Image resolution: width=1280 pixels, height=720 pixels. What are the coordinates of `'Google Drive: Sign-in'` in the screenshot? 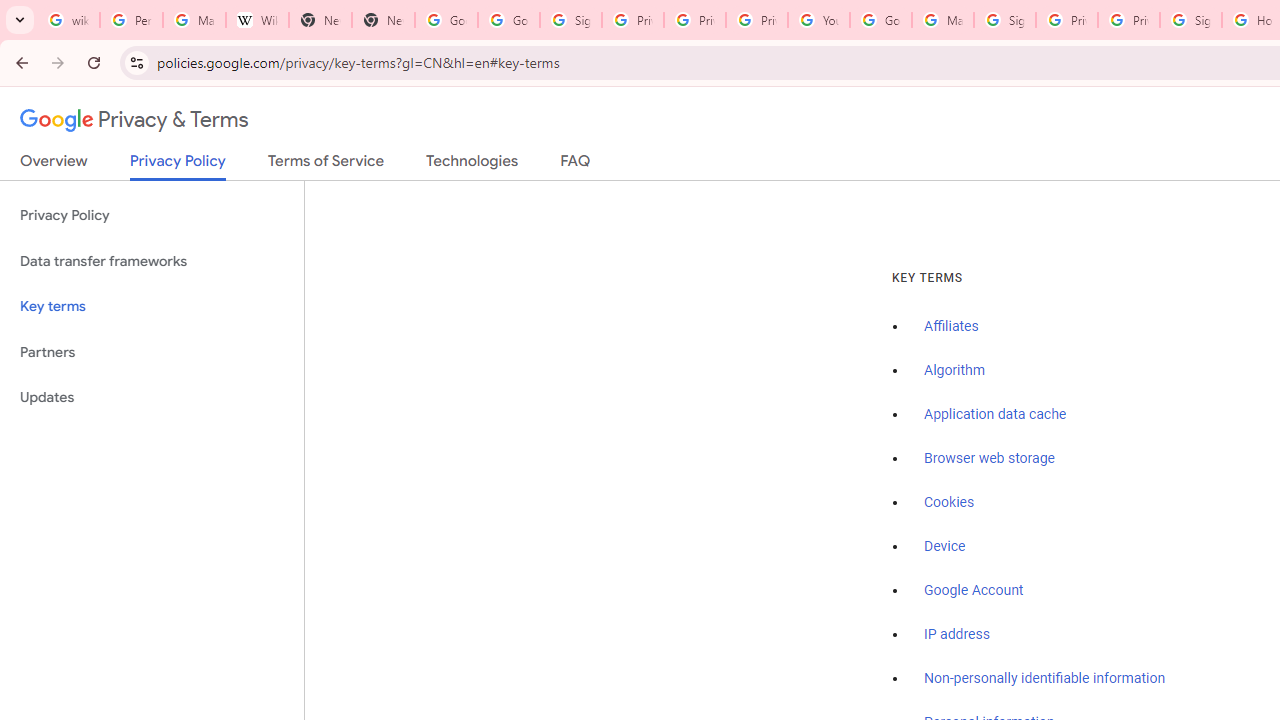 It's located at (508, 20).